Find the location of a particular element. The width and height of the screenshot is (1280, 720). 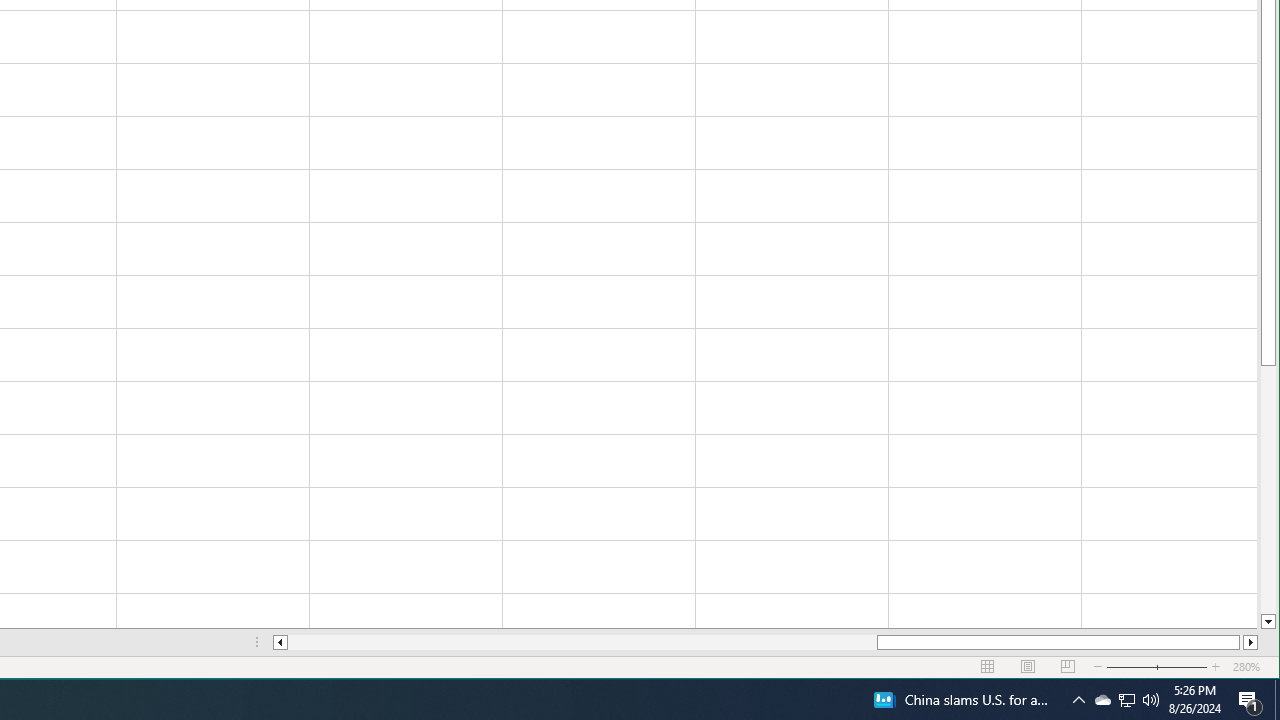

'Q2790: 100%' is located at coordinates (1151, 698).